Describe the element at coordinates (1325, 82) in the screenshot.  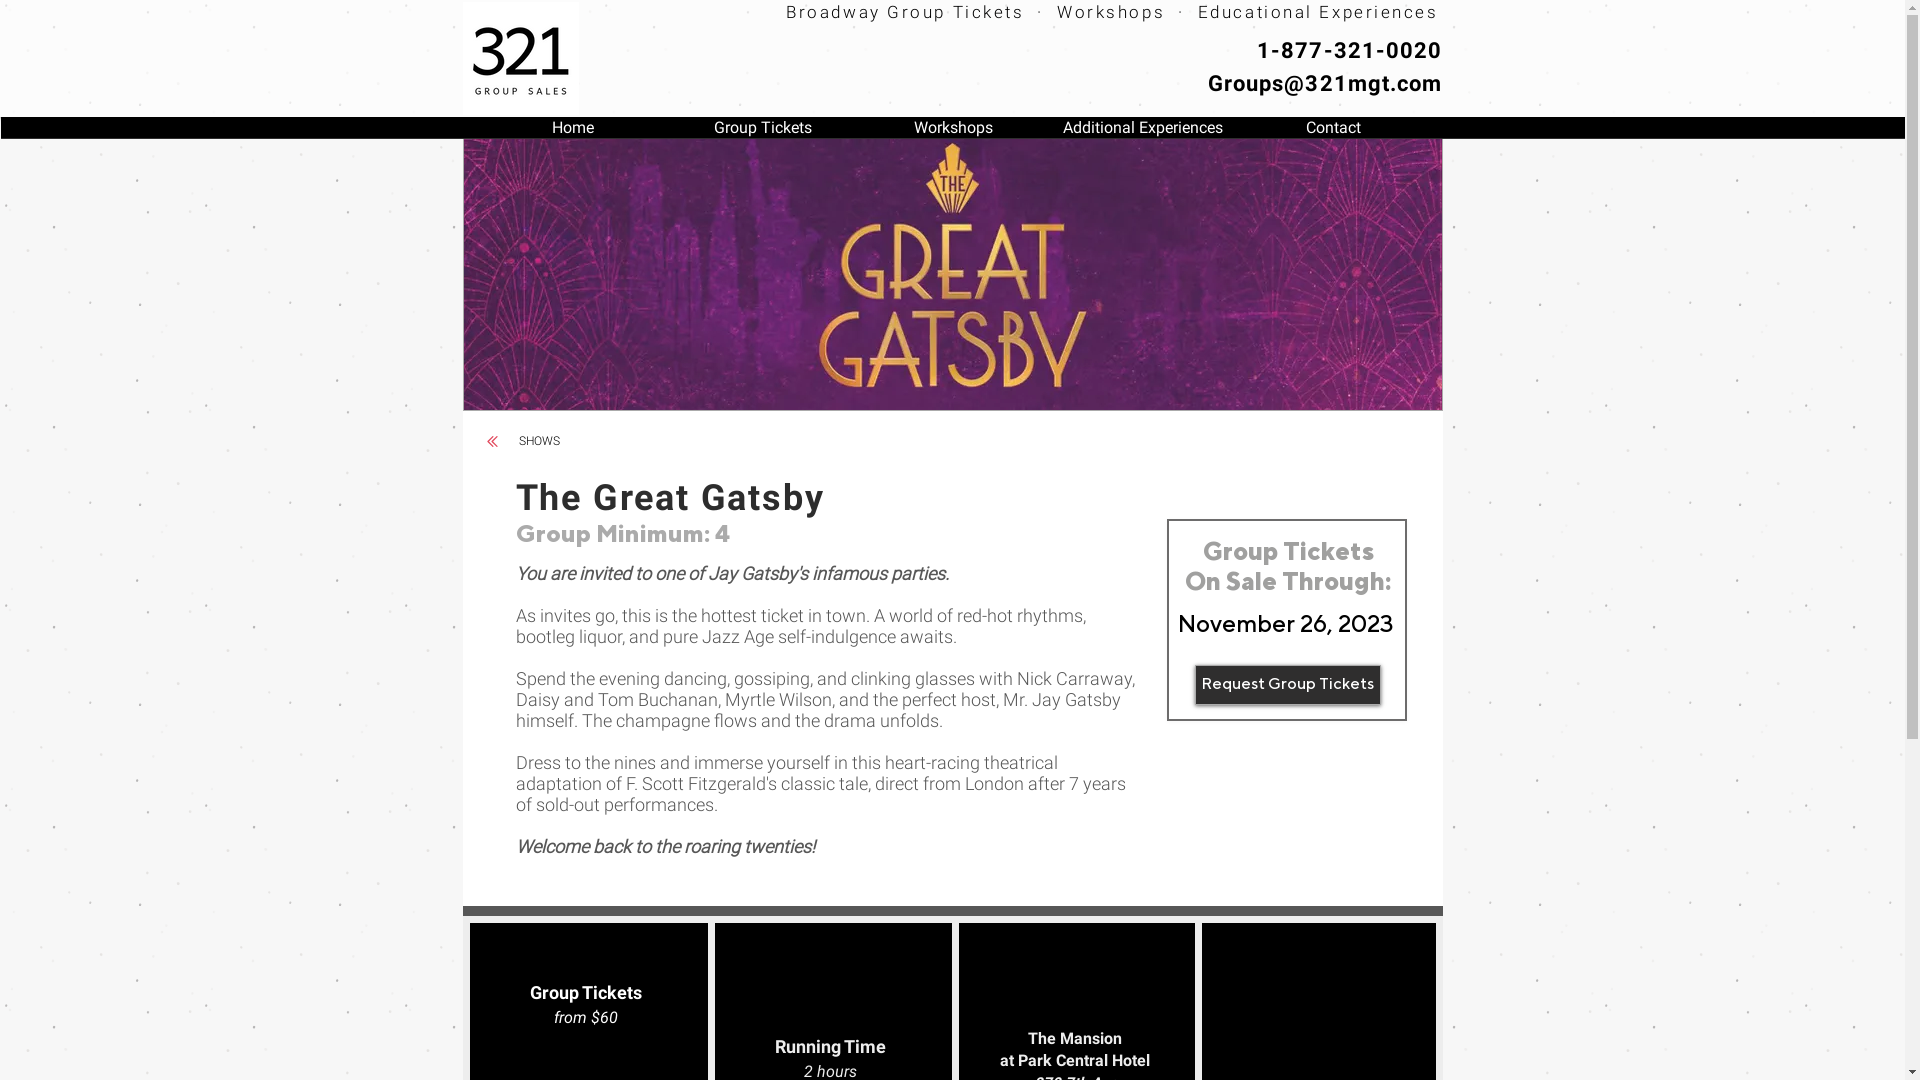
I see `'Groups@321mgt.com'` at that location.